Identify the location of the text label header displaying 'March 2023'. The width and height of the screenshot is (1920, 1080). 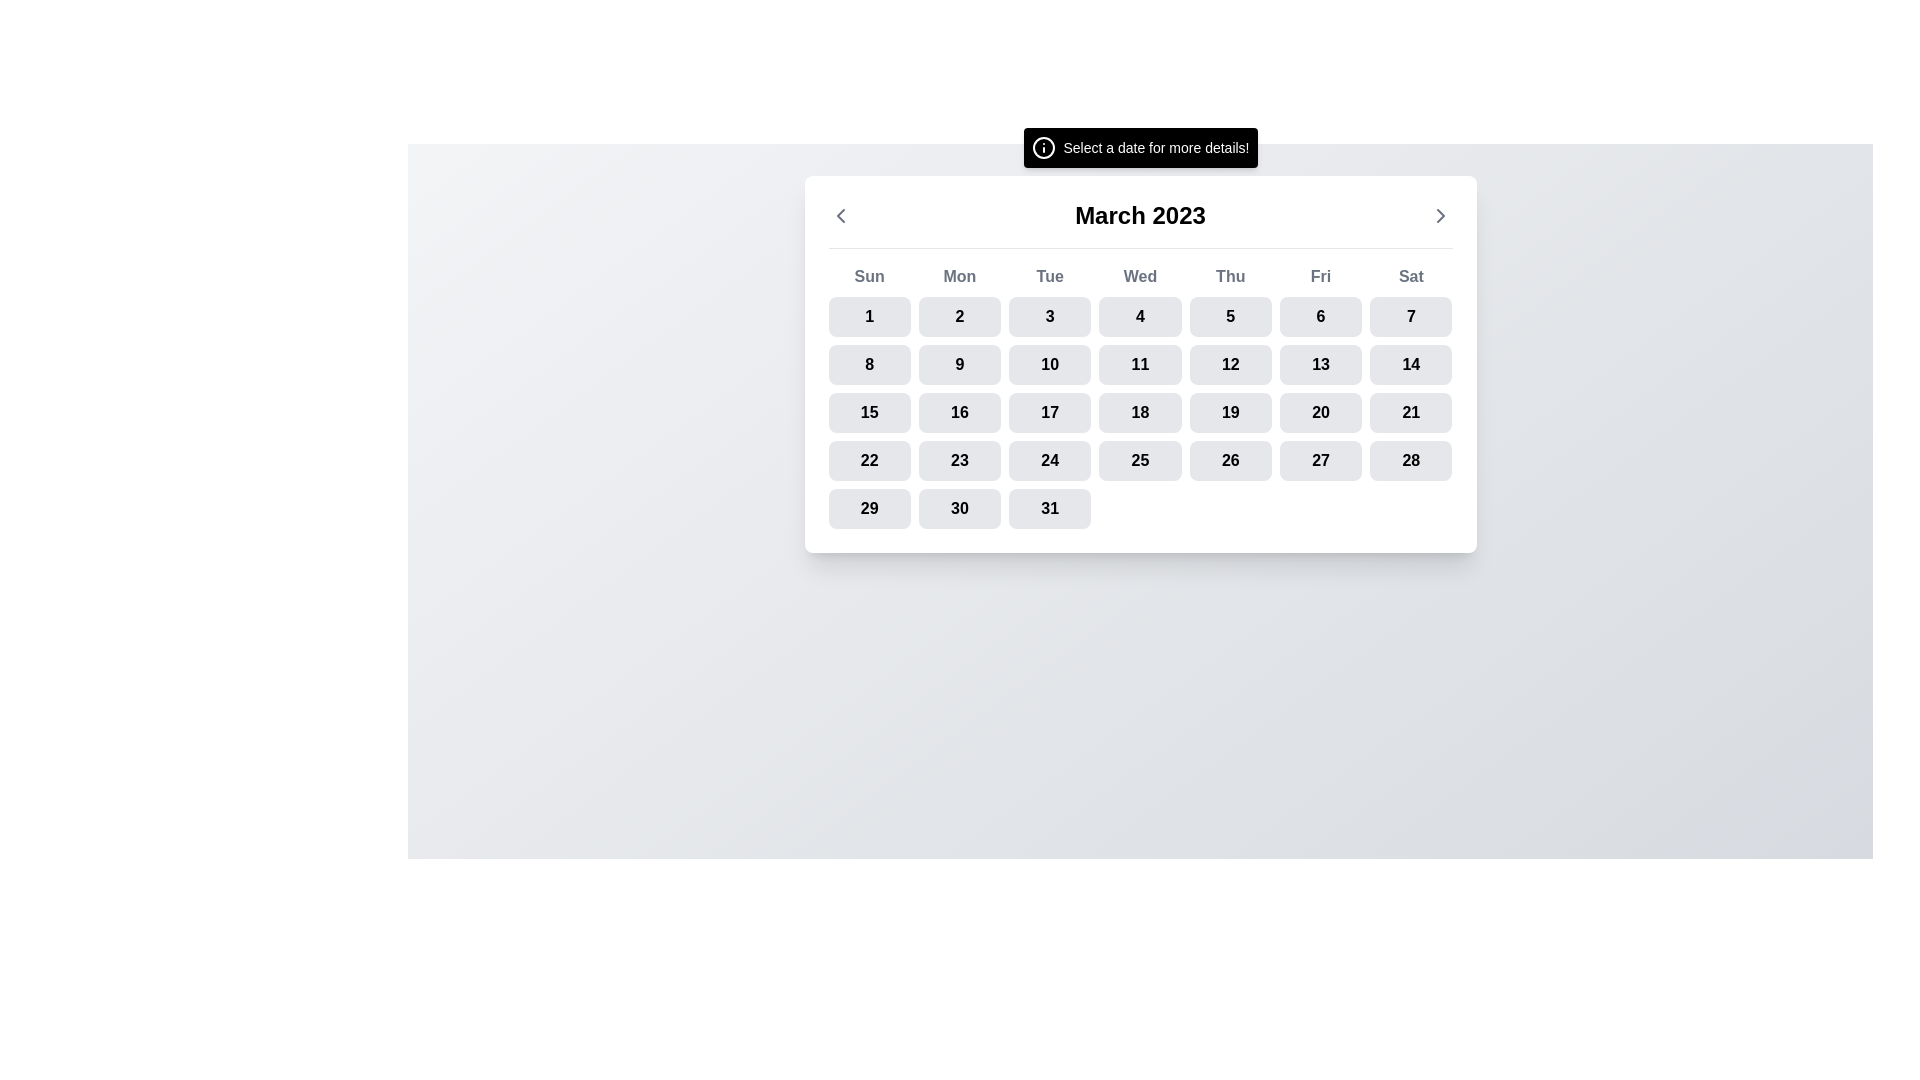
(1140, 216).